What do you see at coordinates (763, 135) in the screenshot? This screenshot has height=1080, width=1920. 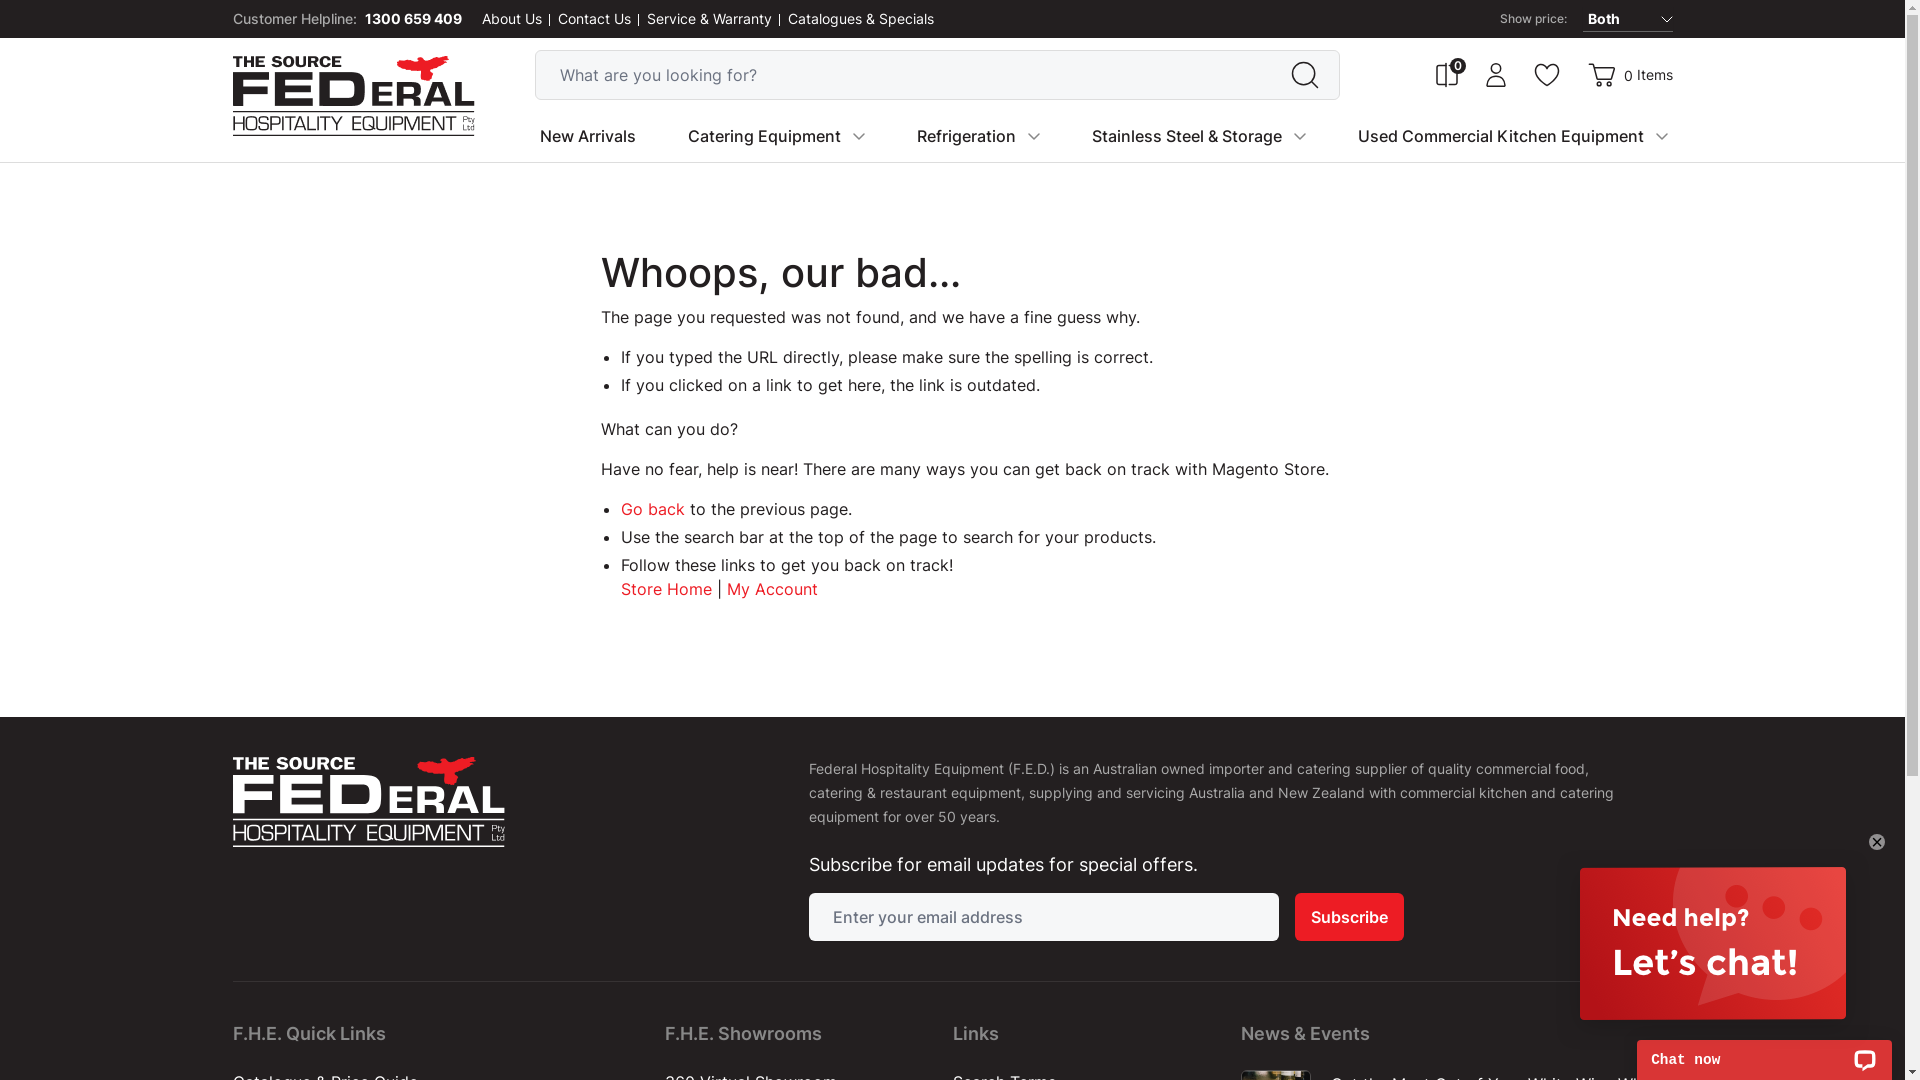 I see `'Catering Equipment'` at bounding box center [763, 135].